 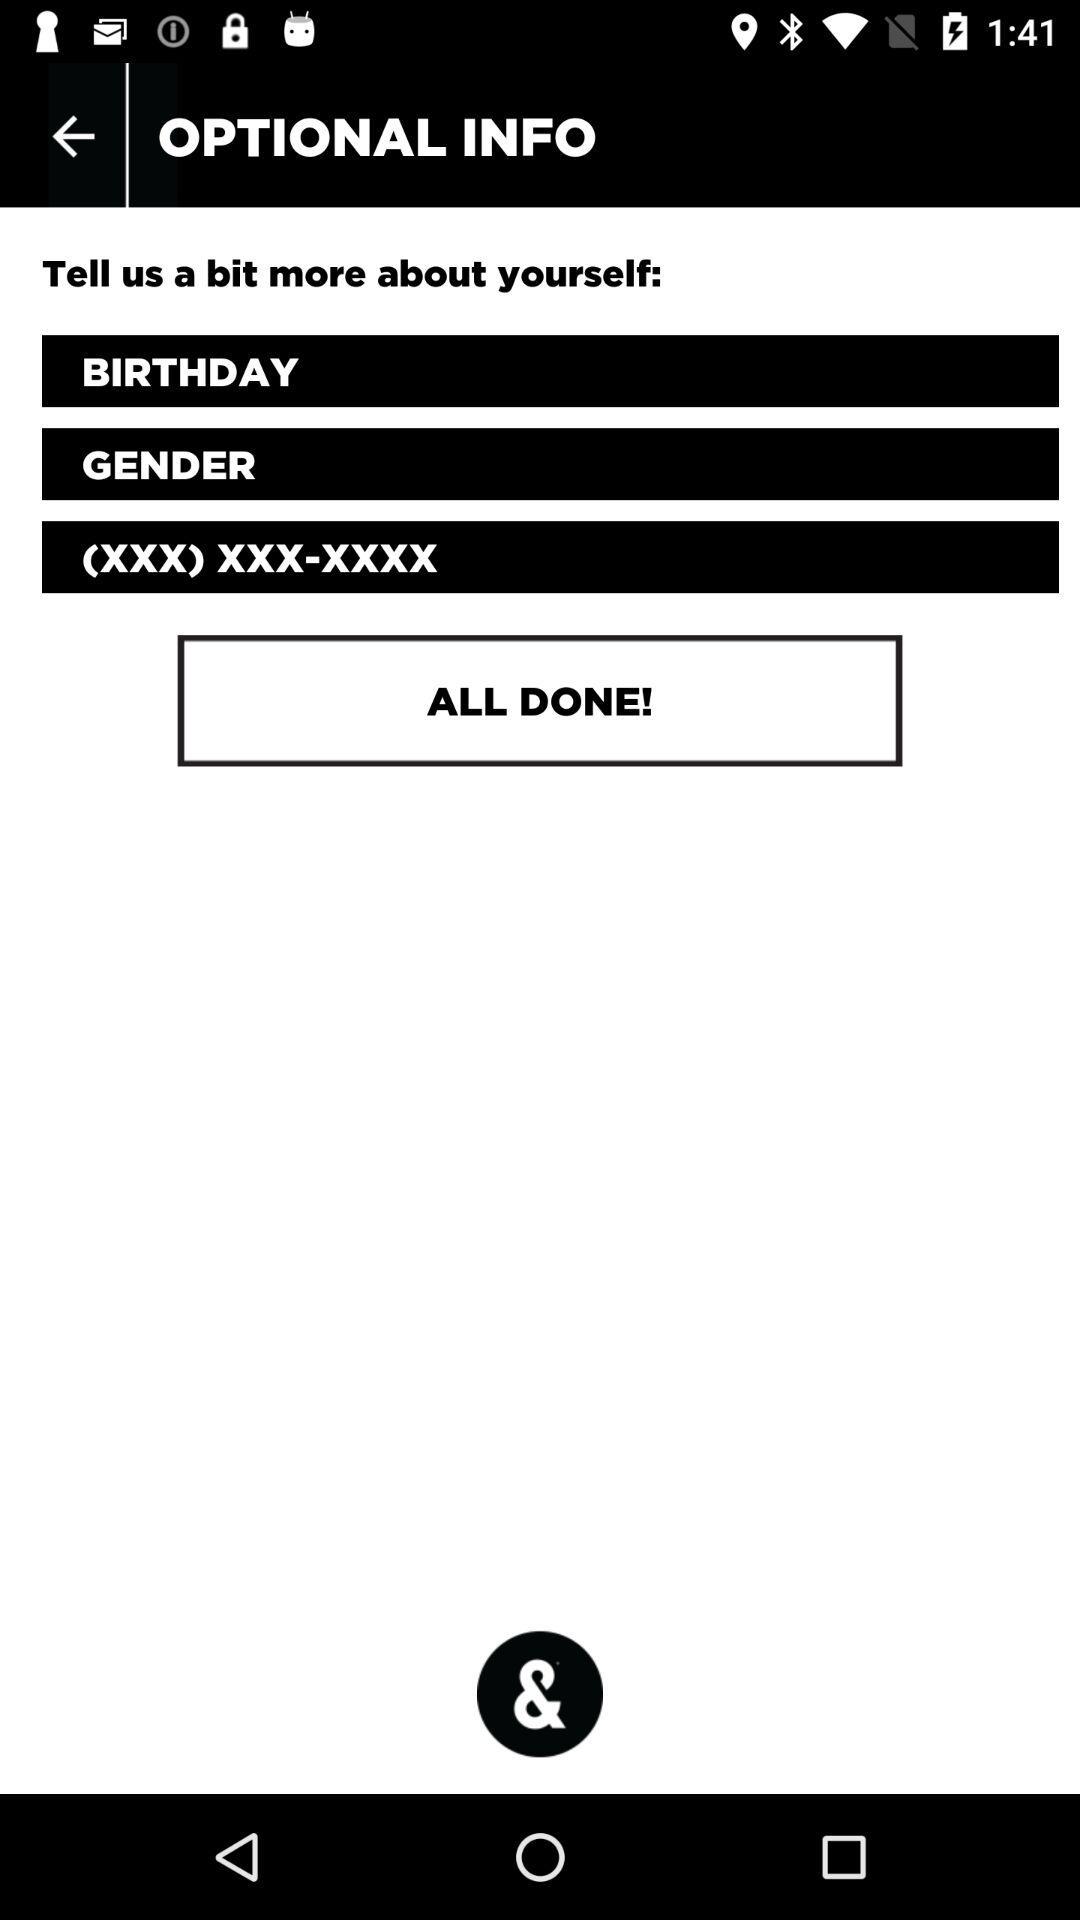 I want to click on item next to optional info icon, so click(x=72, y=135).